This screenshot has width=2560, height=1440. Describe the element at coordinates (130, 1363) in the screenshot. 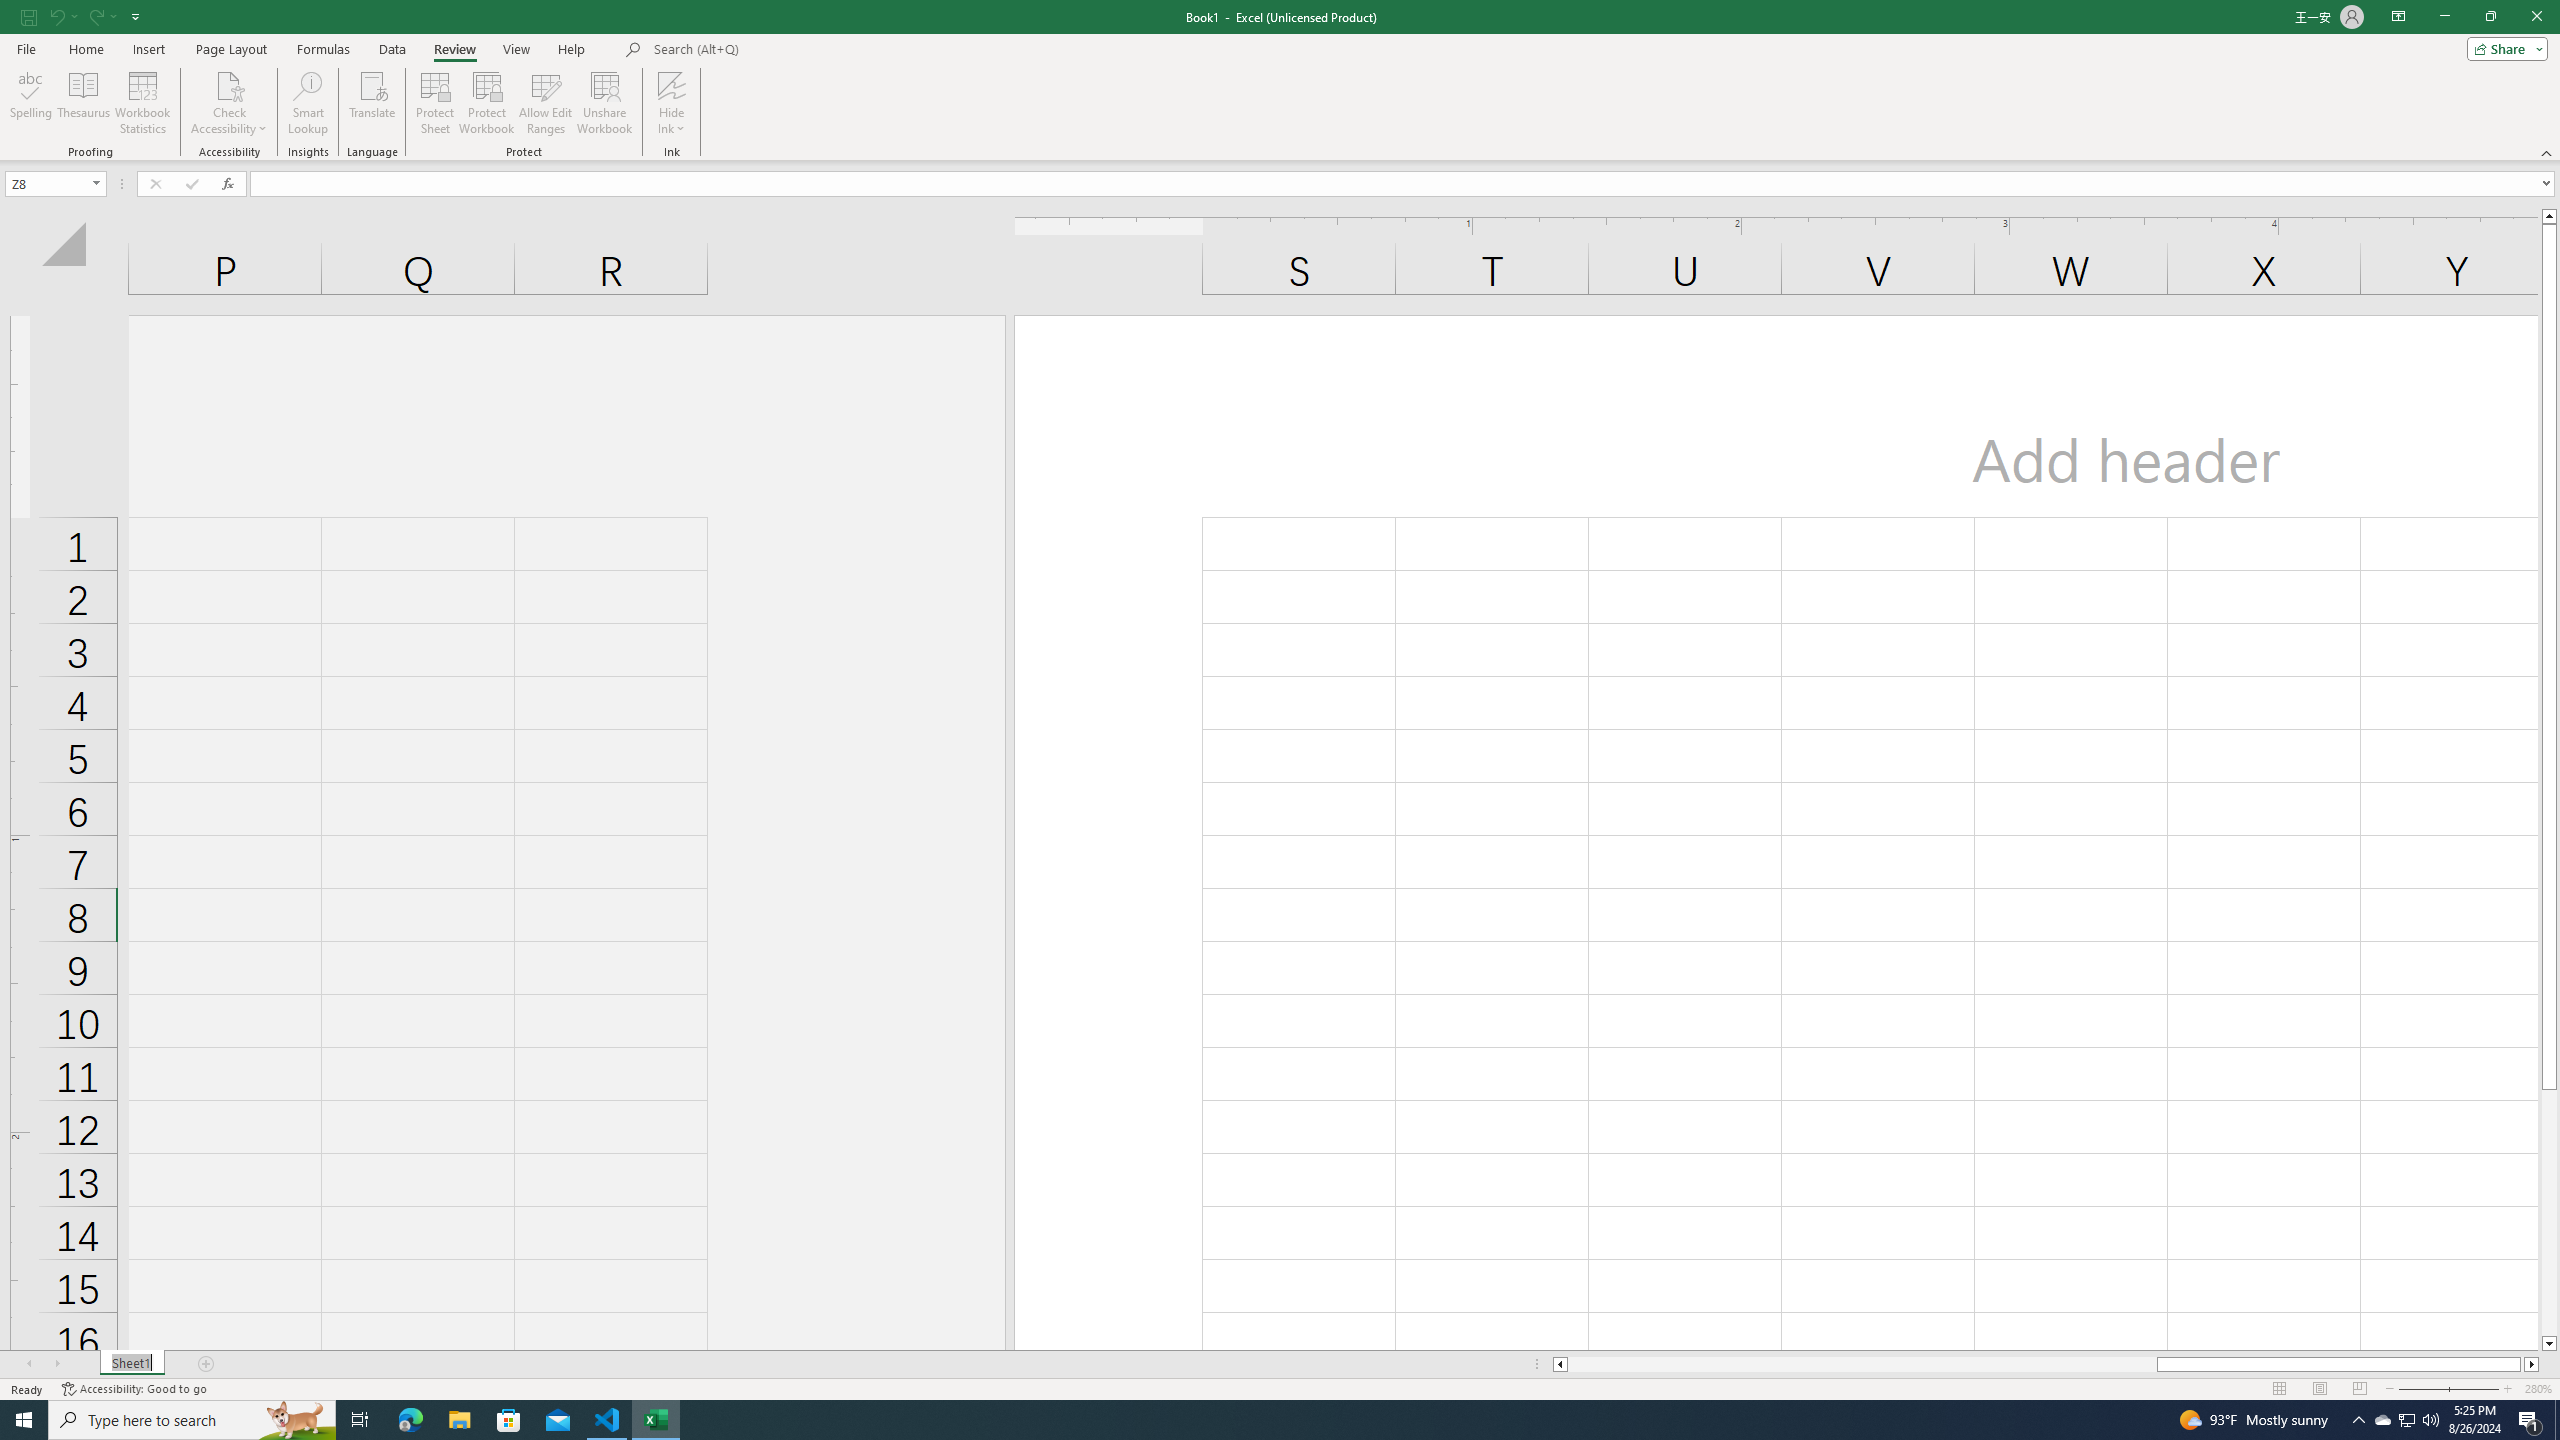

I see `'Sheet Tab'` at that location.